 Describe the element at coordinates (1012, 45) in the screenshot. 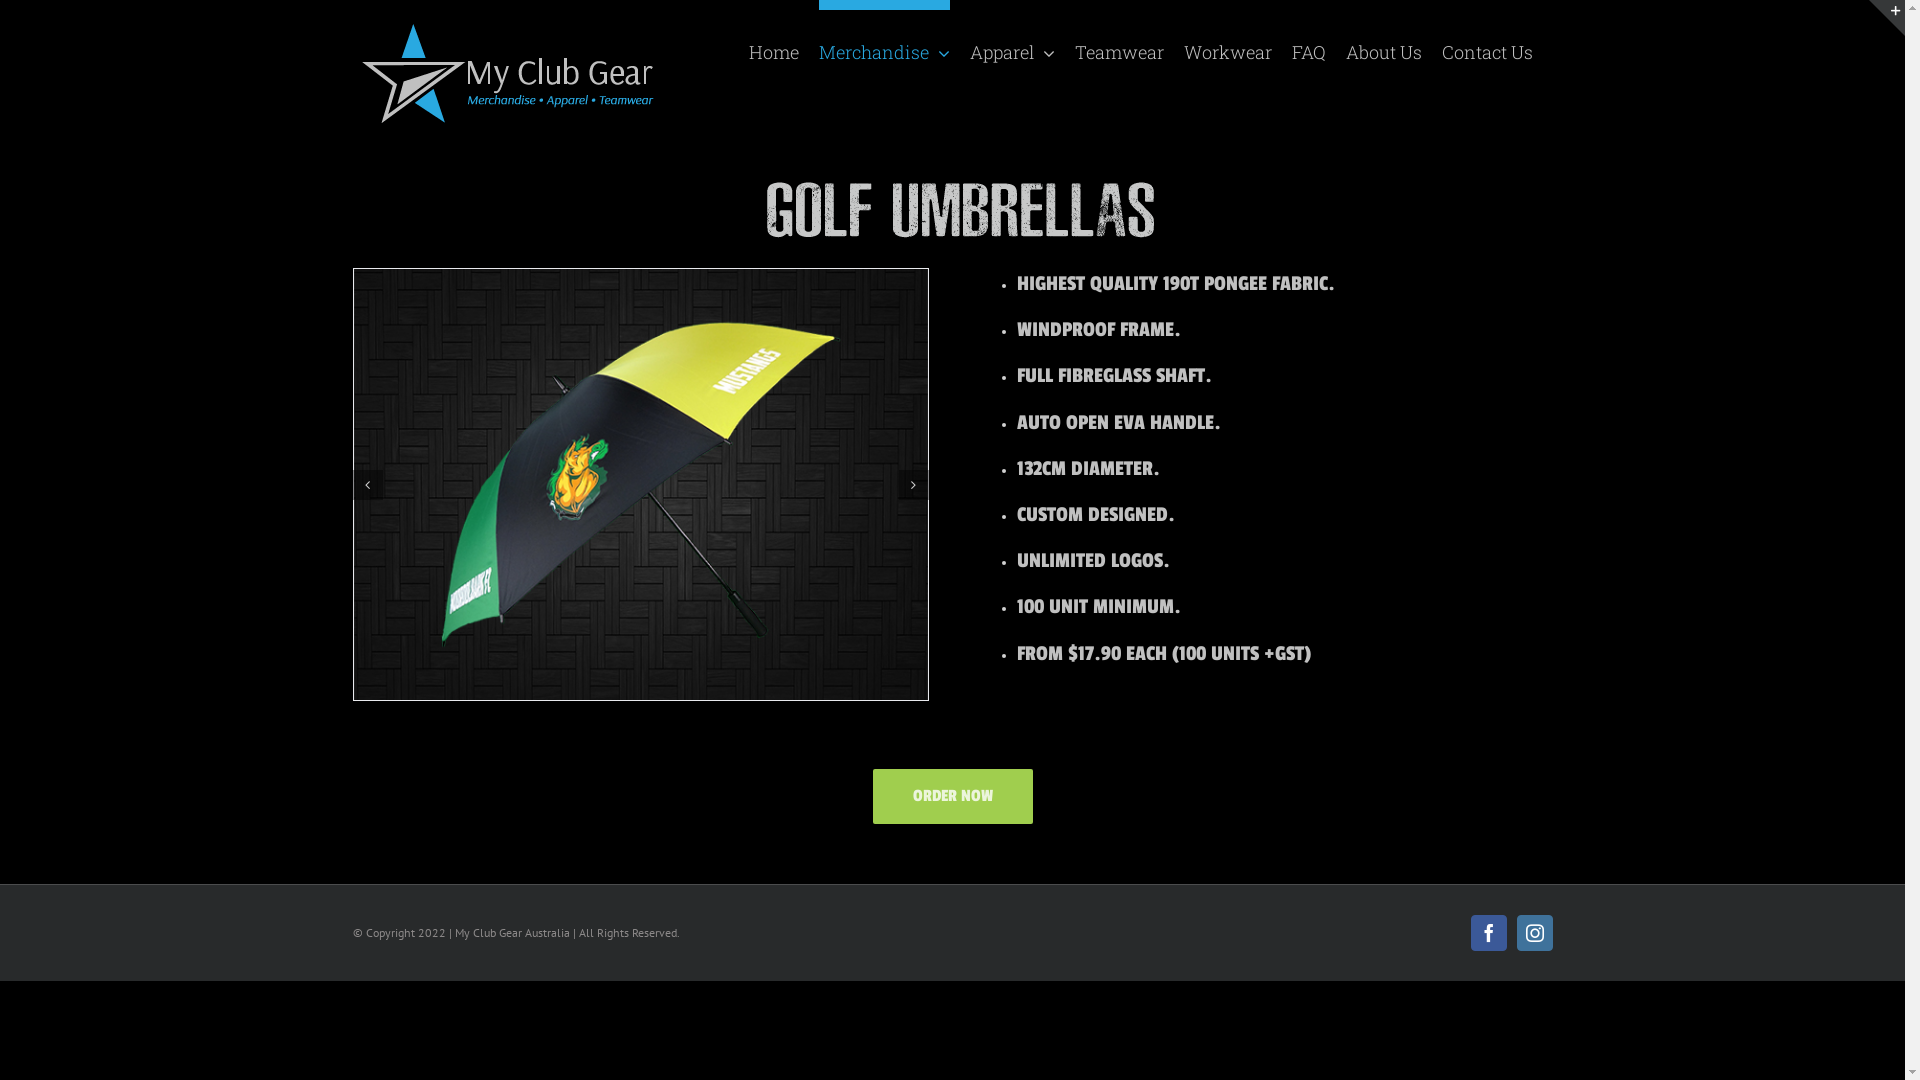

I see `'Apparel'` at that location.